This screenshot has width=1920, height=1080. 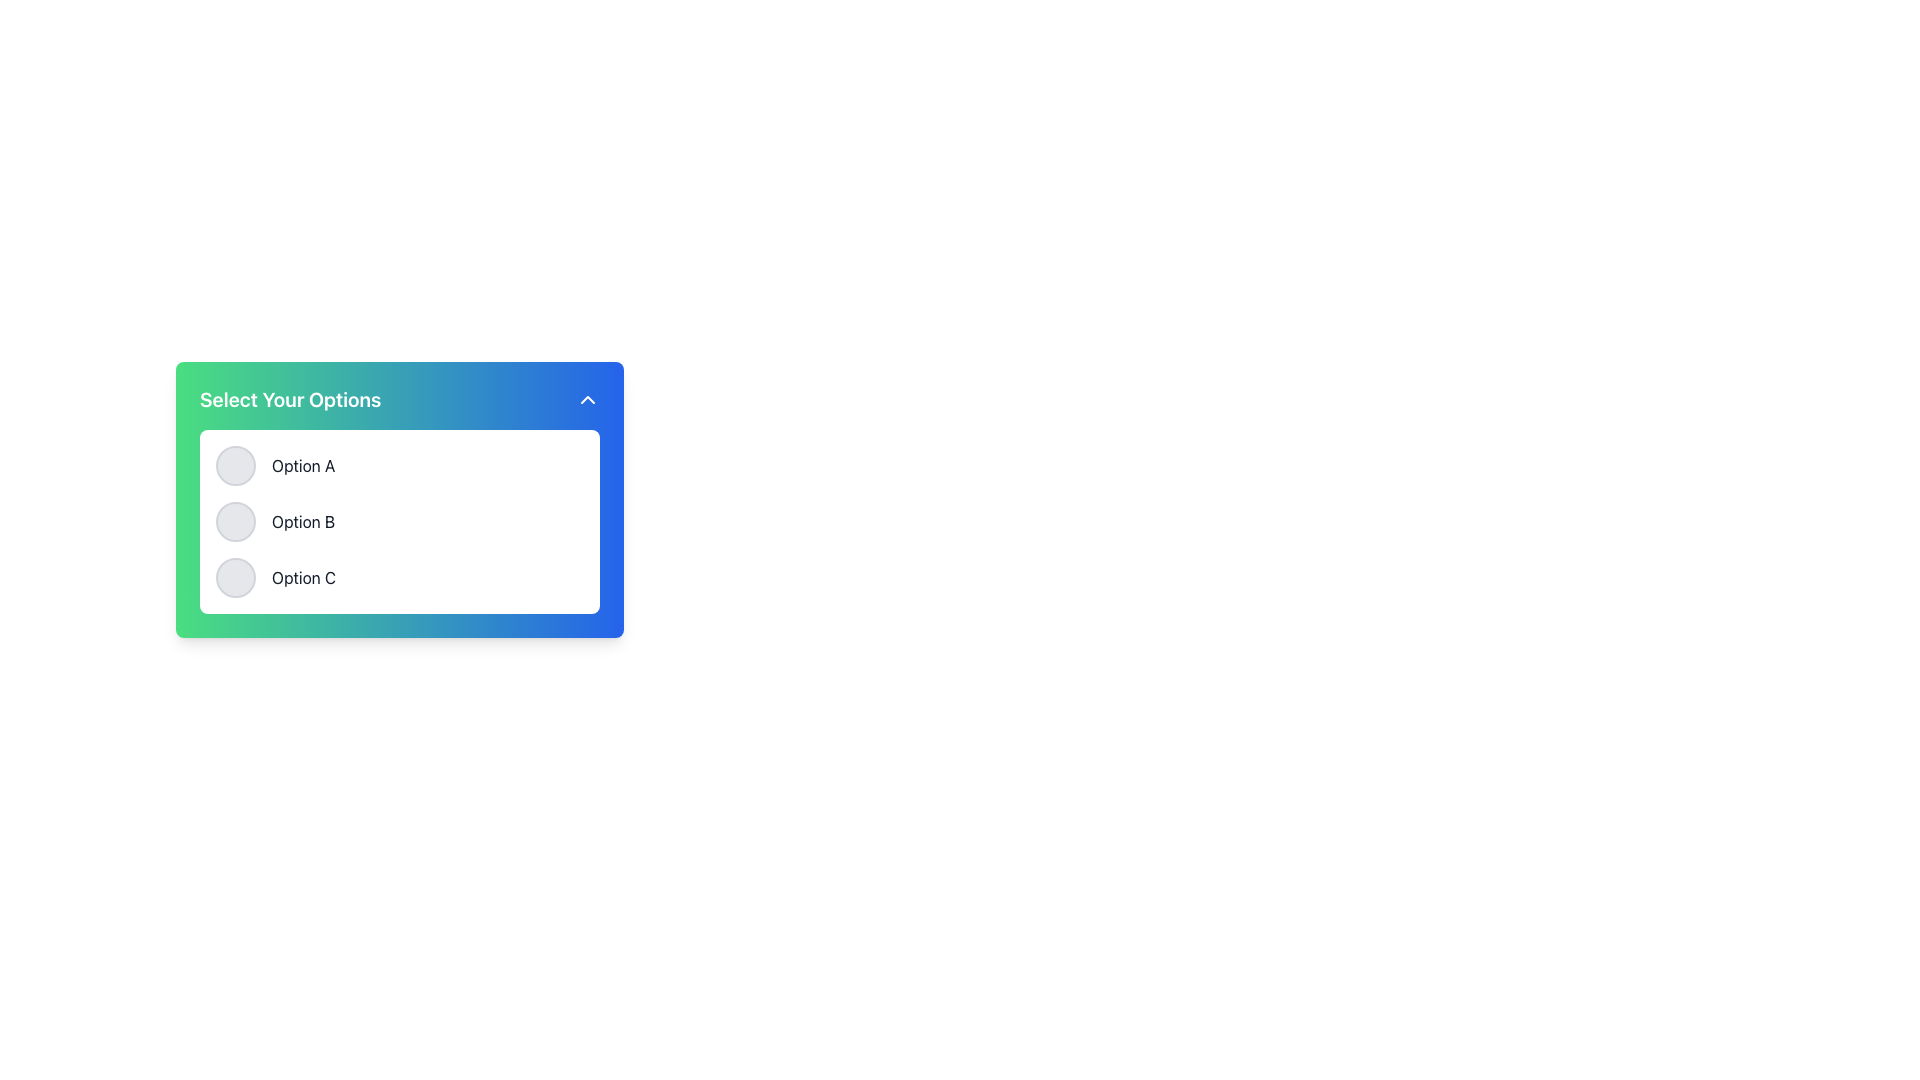 I want to click on the static text label displaying 'Option A', which is the first option in the dropdown interface under 'Select Your Options', so click(x=302, y=466).